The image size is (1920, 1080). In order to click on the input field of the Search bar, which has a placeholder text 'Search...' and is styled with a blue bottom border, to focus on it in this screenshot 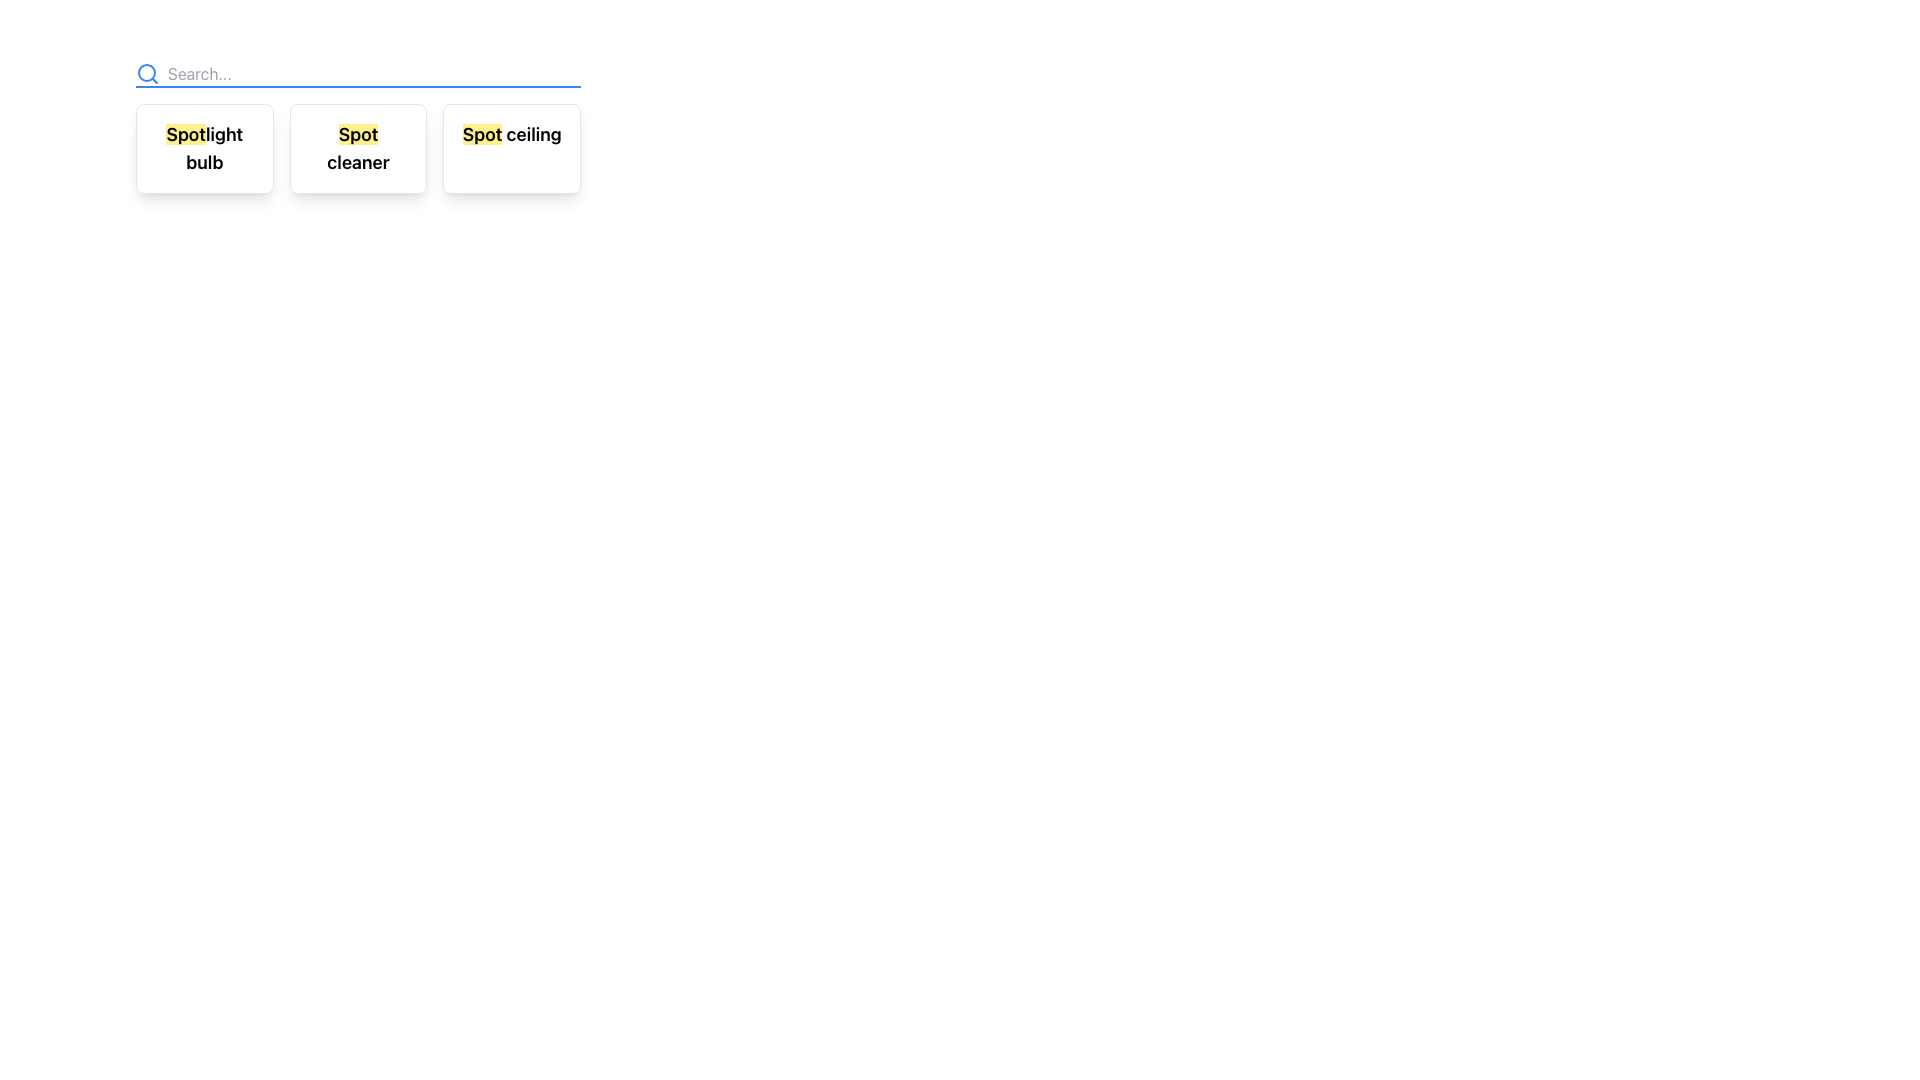, I will do `click(358, 73)`.